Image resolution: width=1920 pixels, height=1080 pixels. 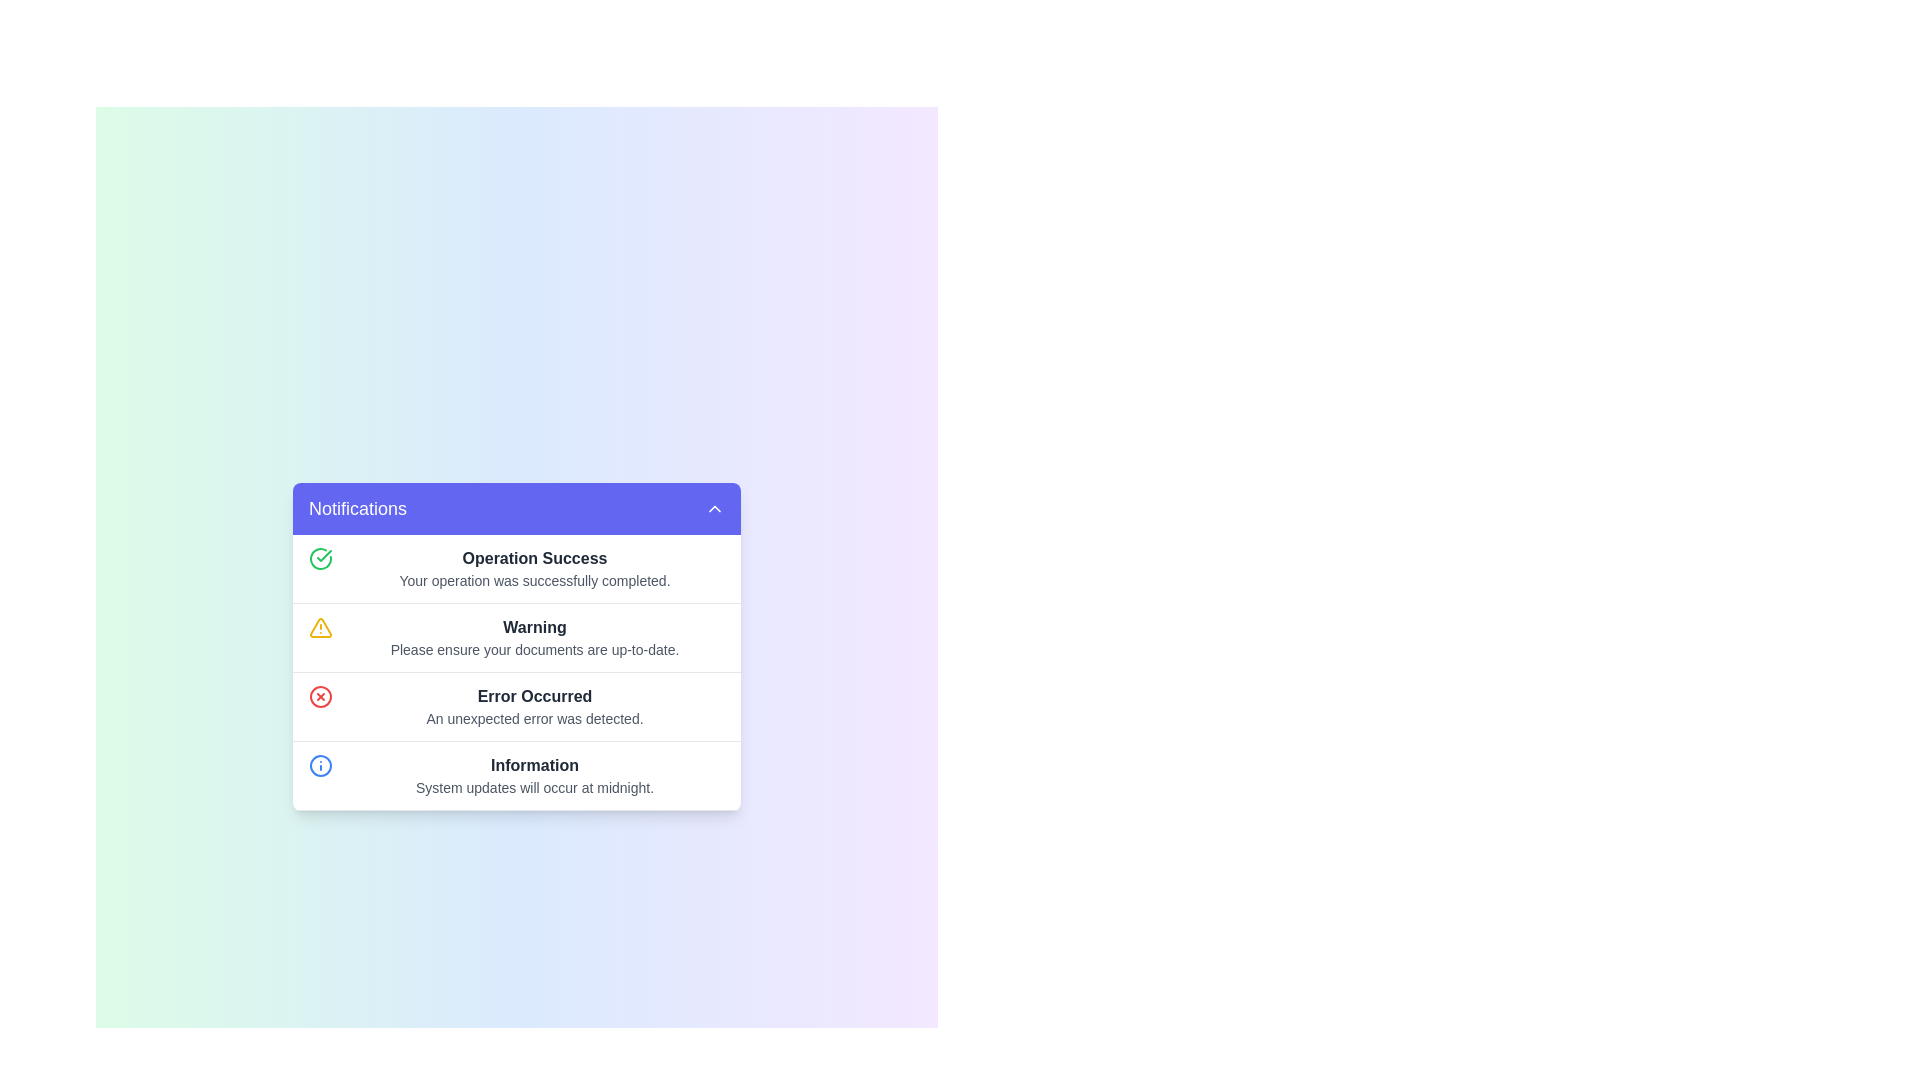 What do you see at coordinates (321, 696) in the screenshot?
I see `the red circular icon with a cross inside, which is the third item in the list of notification messages labeled 'Error Occurred'` at bounding box center [321, 696].